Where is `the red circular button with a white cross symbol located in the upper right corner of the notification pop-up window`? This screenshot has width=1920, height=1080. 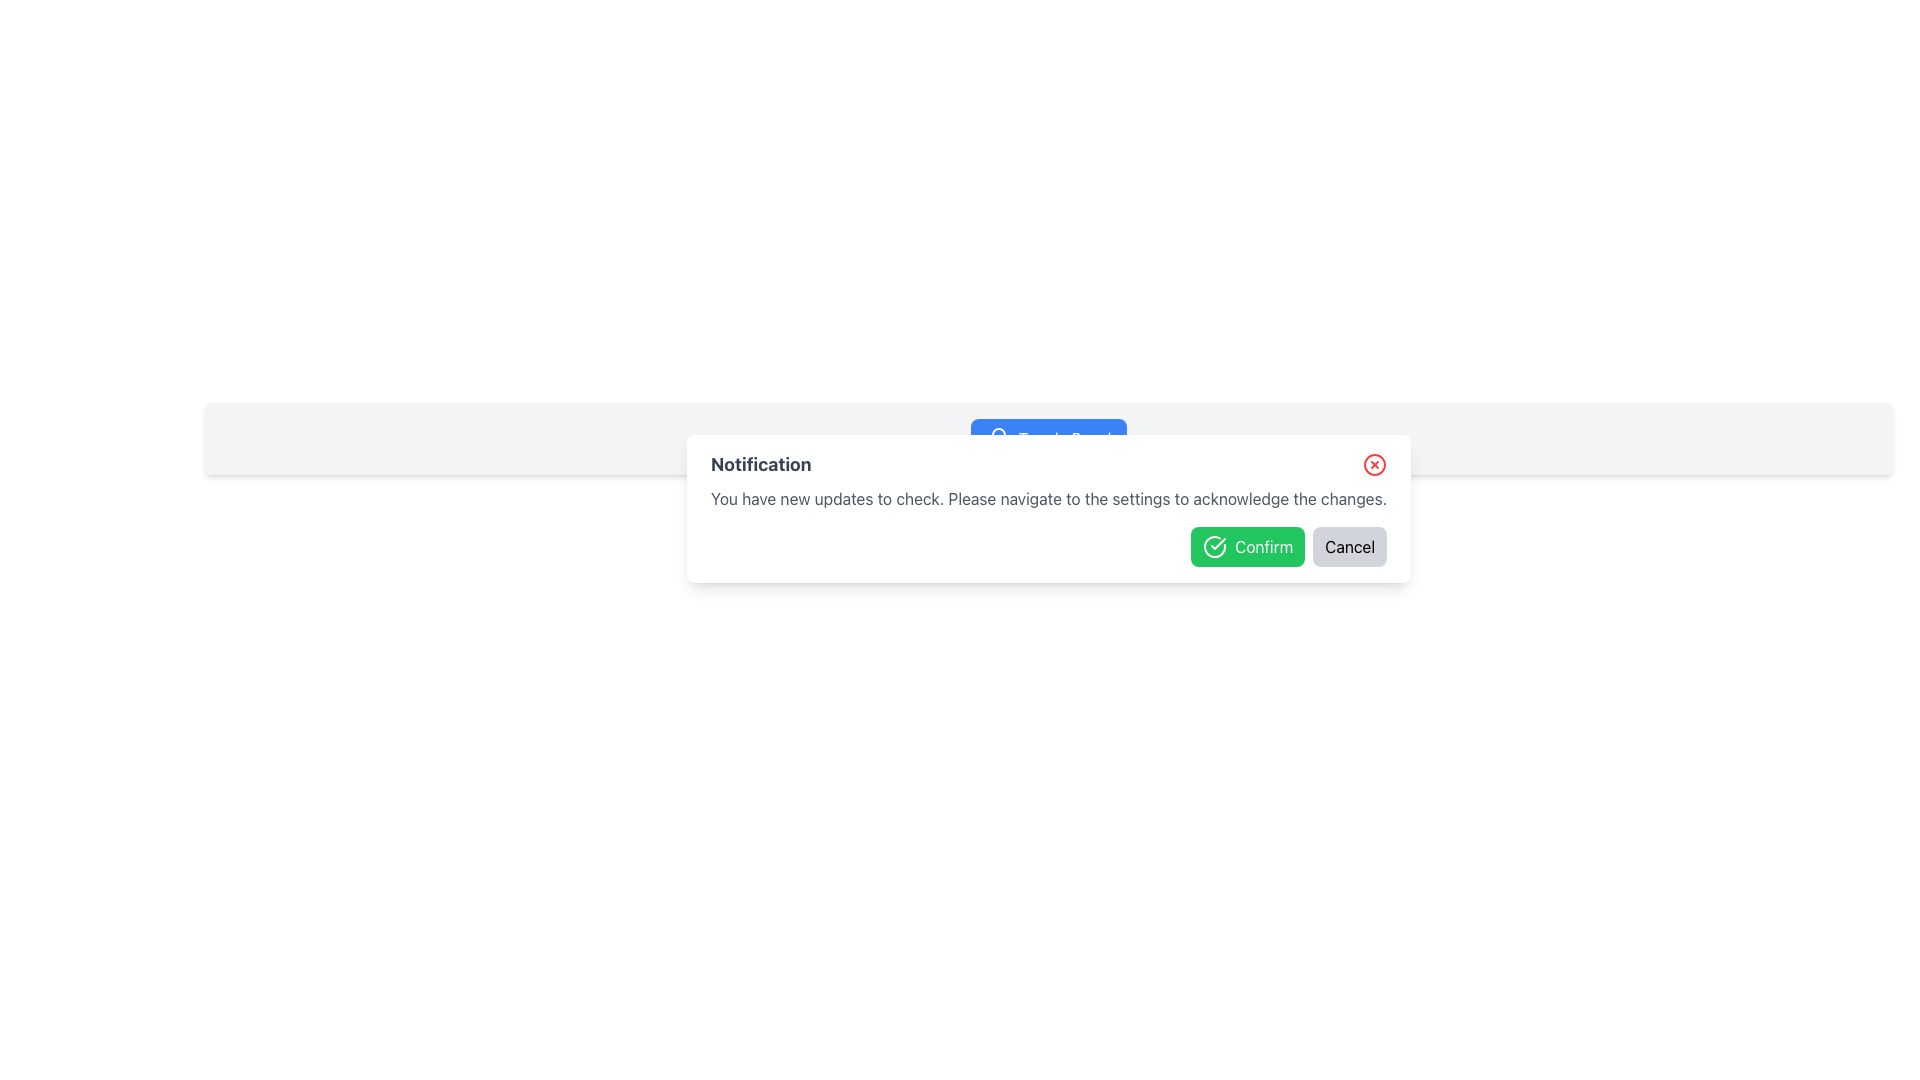 the red circular button with a white cross symbol located in the upper right corner of the notification pop-up window is located at coordinates (1374, 465).